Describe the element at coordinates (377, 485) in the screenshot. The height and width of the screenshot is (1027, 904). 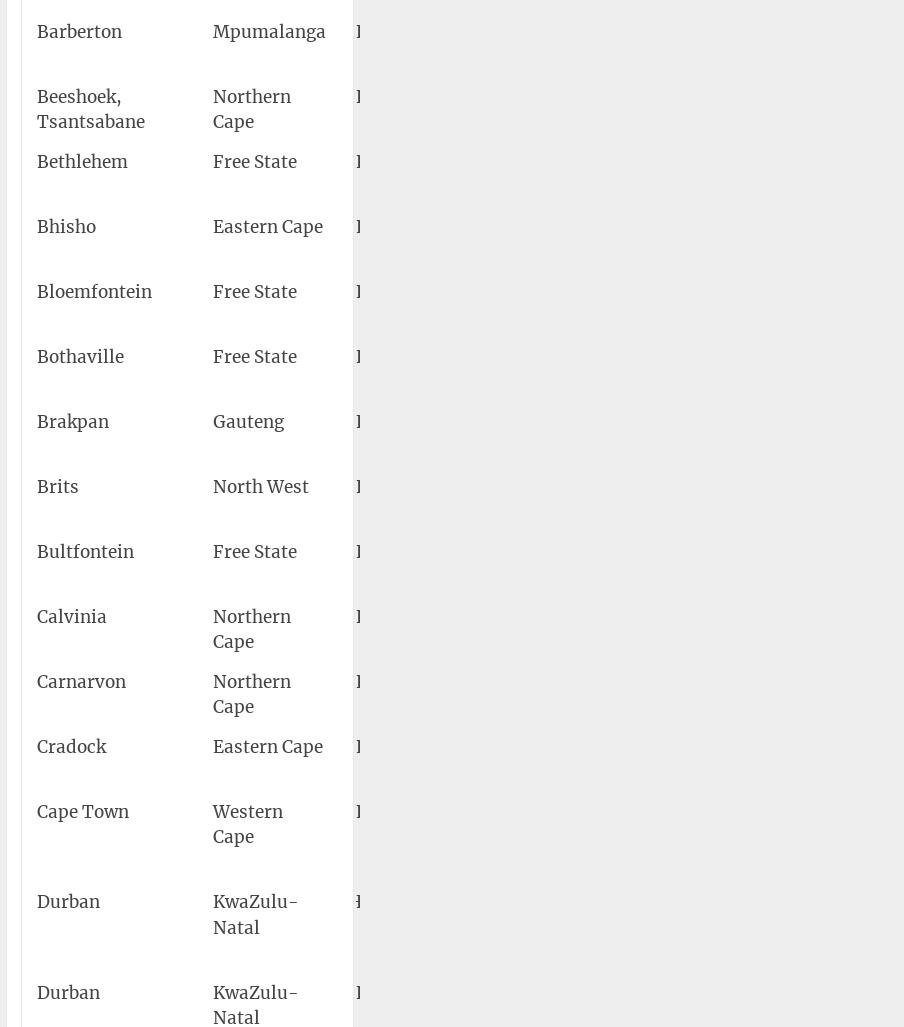
I see `'FABS'` at that location.